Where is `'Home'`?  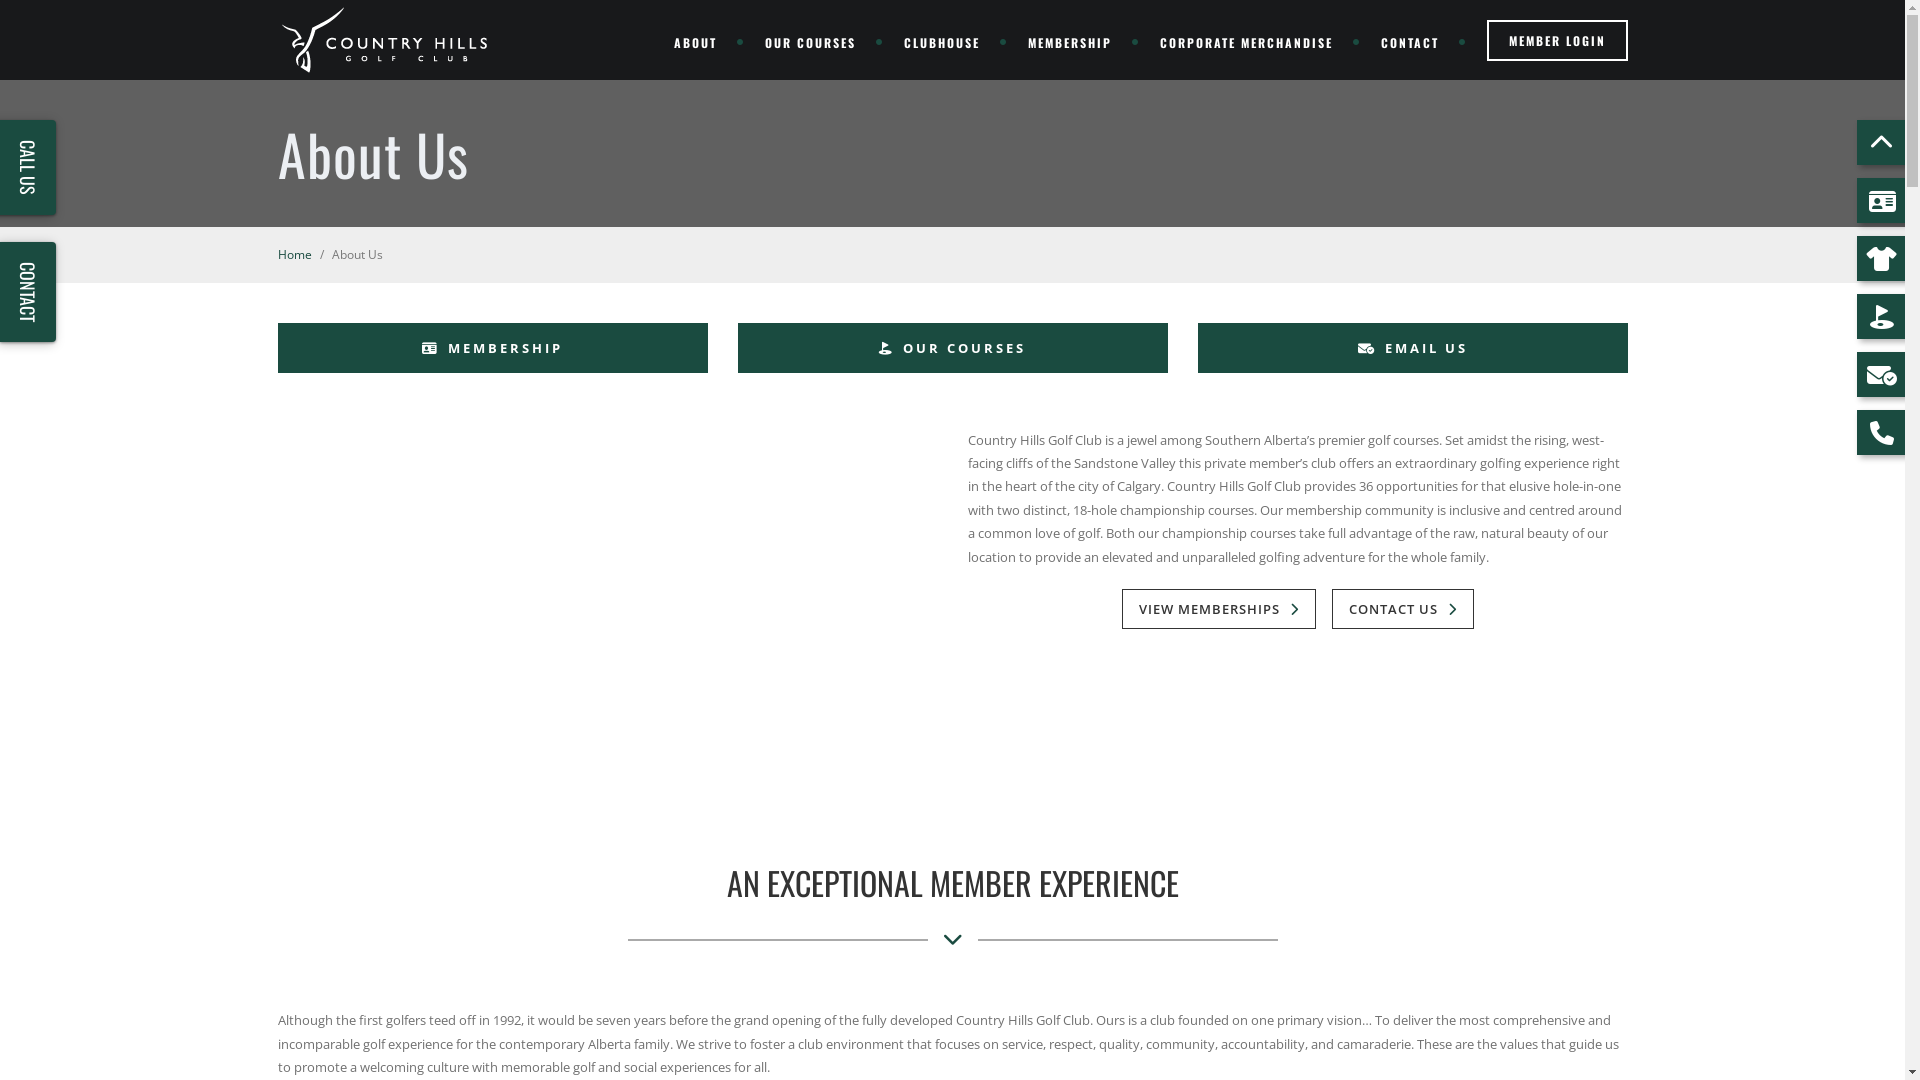
'Home' is located at coordinates (293, 253).